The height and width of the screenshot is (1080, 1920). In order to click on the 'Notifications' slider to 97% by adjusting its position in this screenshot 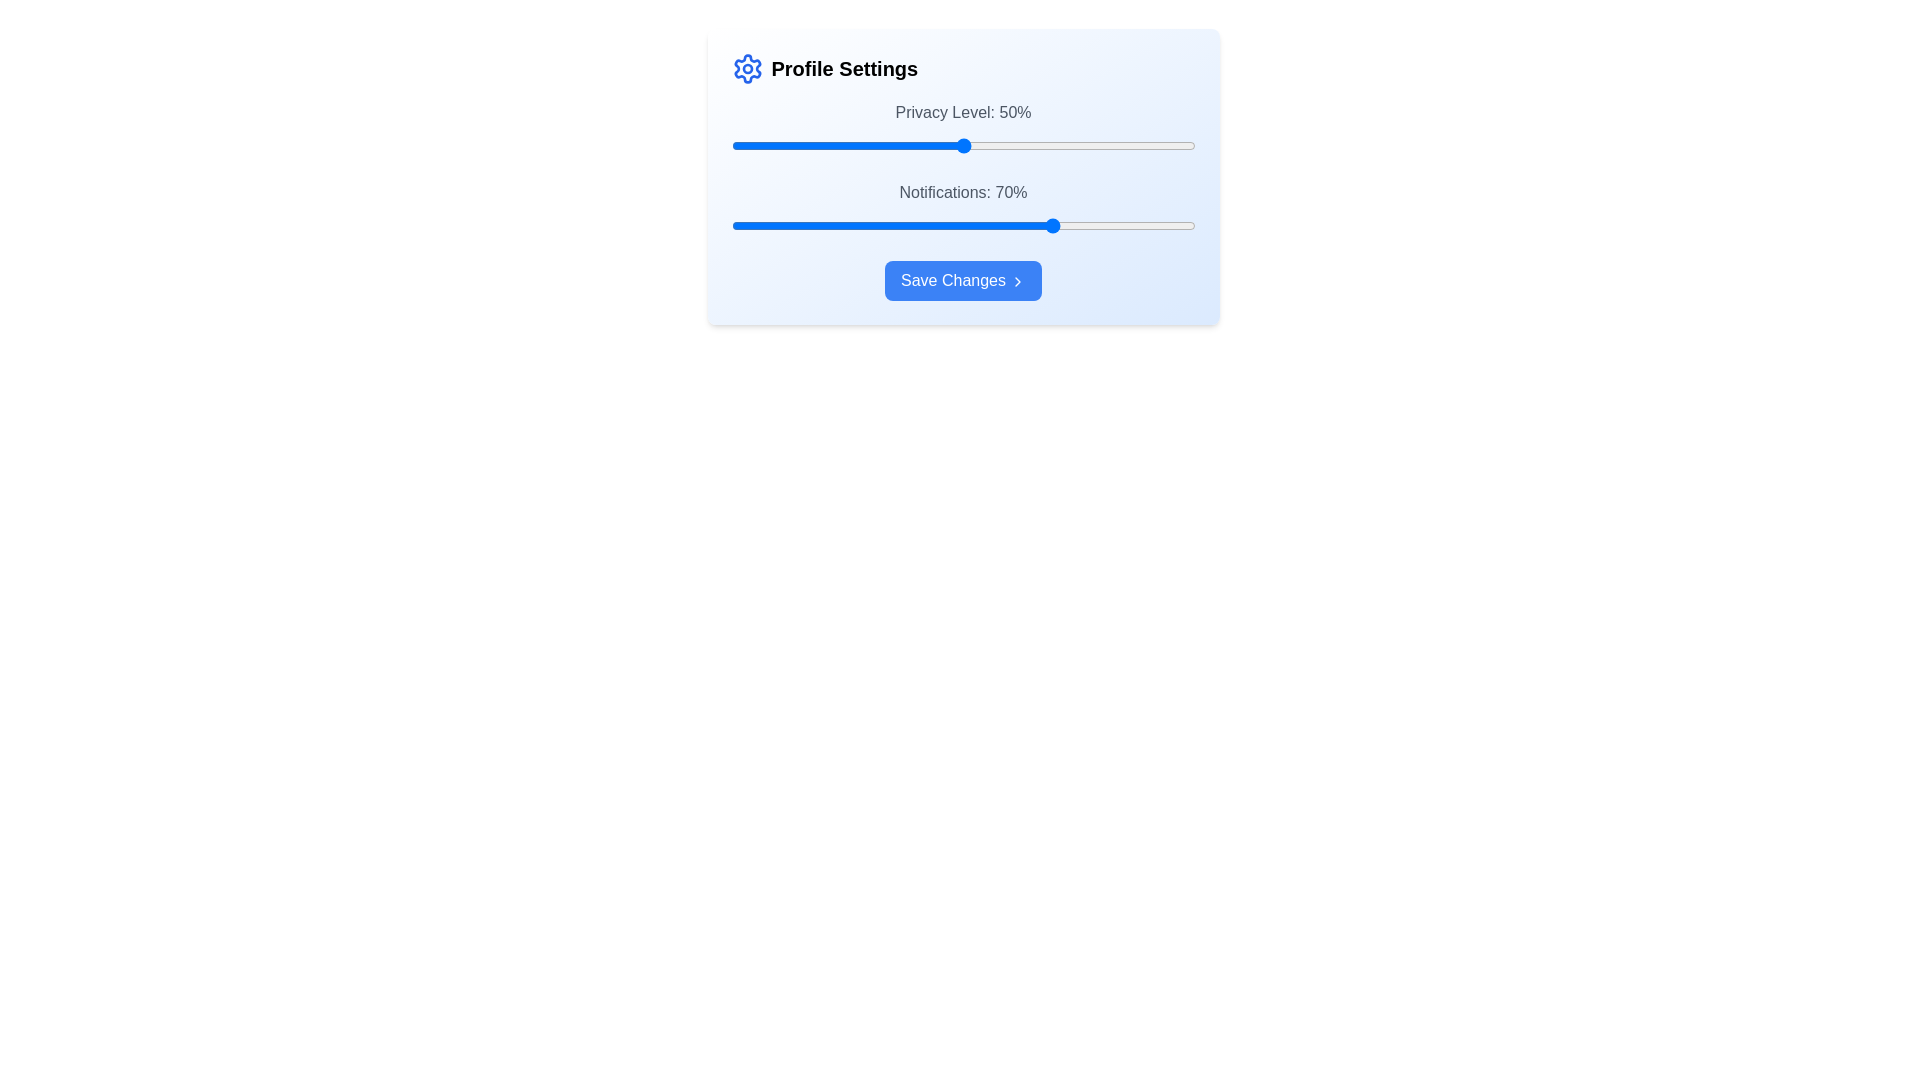, I will do `click(1181, 225)`.